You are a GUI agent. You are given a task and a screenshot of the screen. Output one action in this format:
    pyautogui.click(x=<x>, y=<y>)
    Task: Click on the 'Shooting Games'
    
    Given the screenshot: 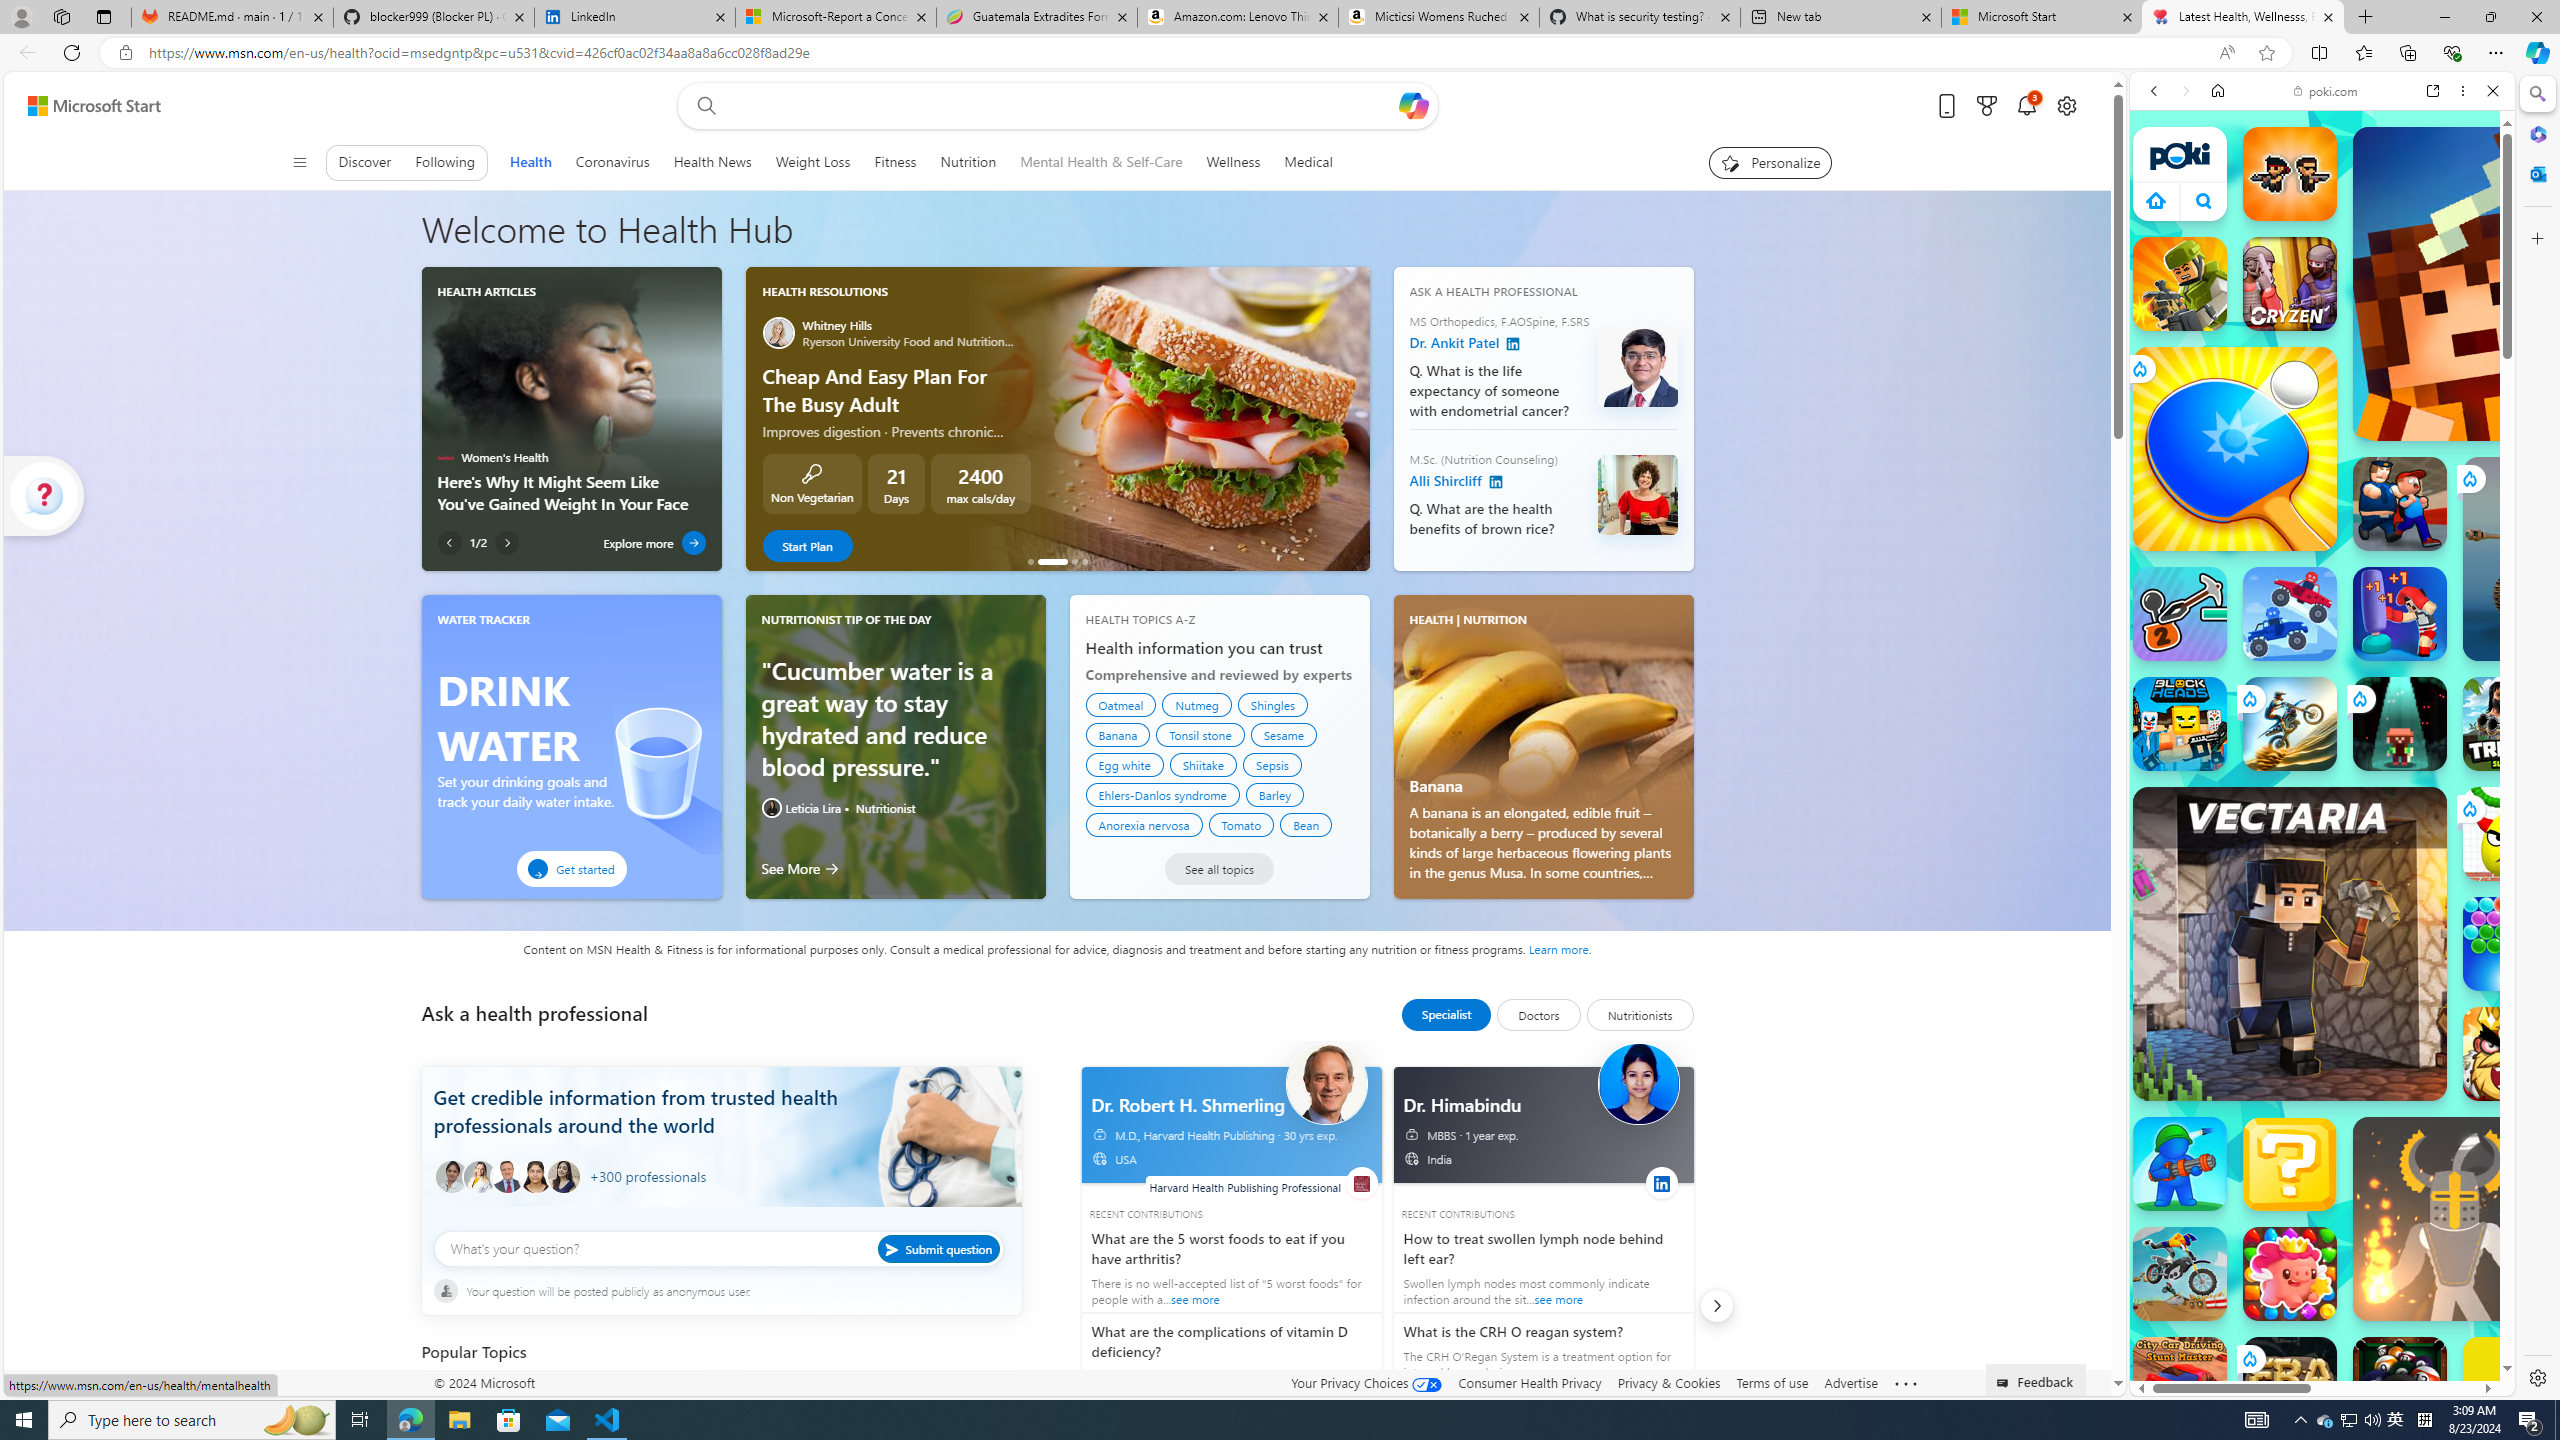 What is the action you would take?
    pyautogui.click(x=2320, y=518)
    